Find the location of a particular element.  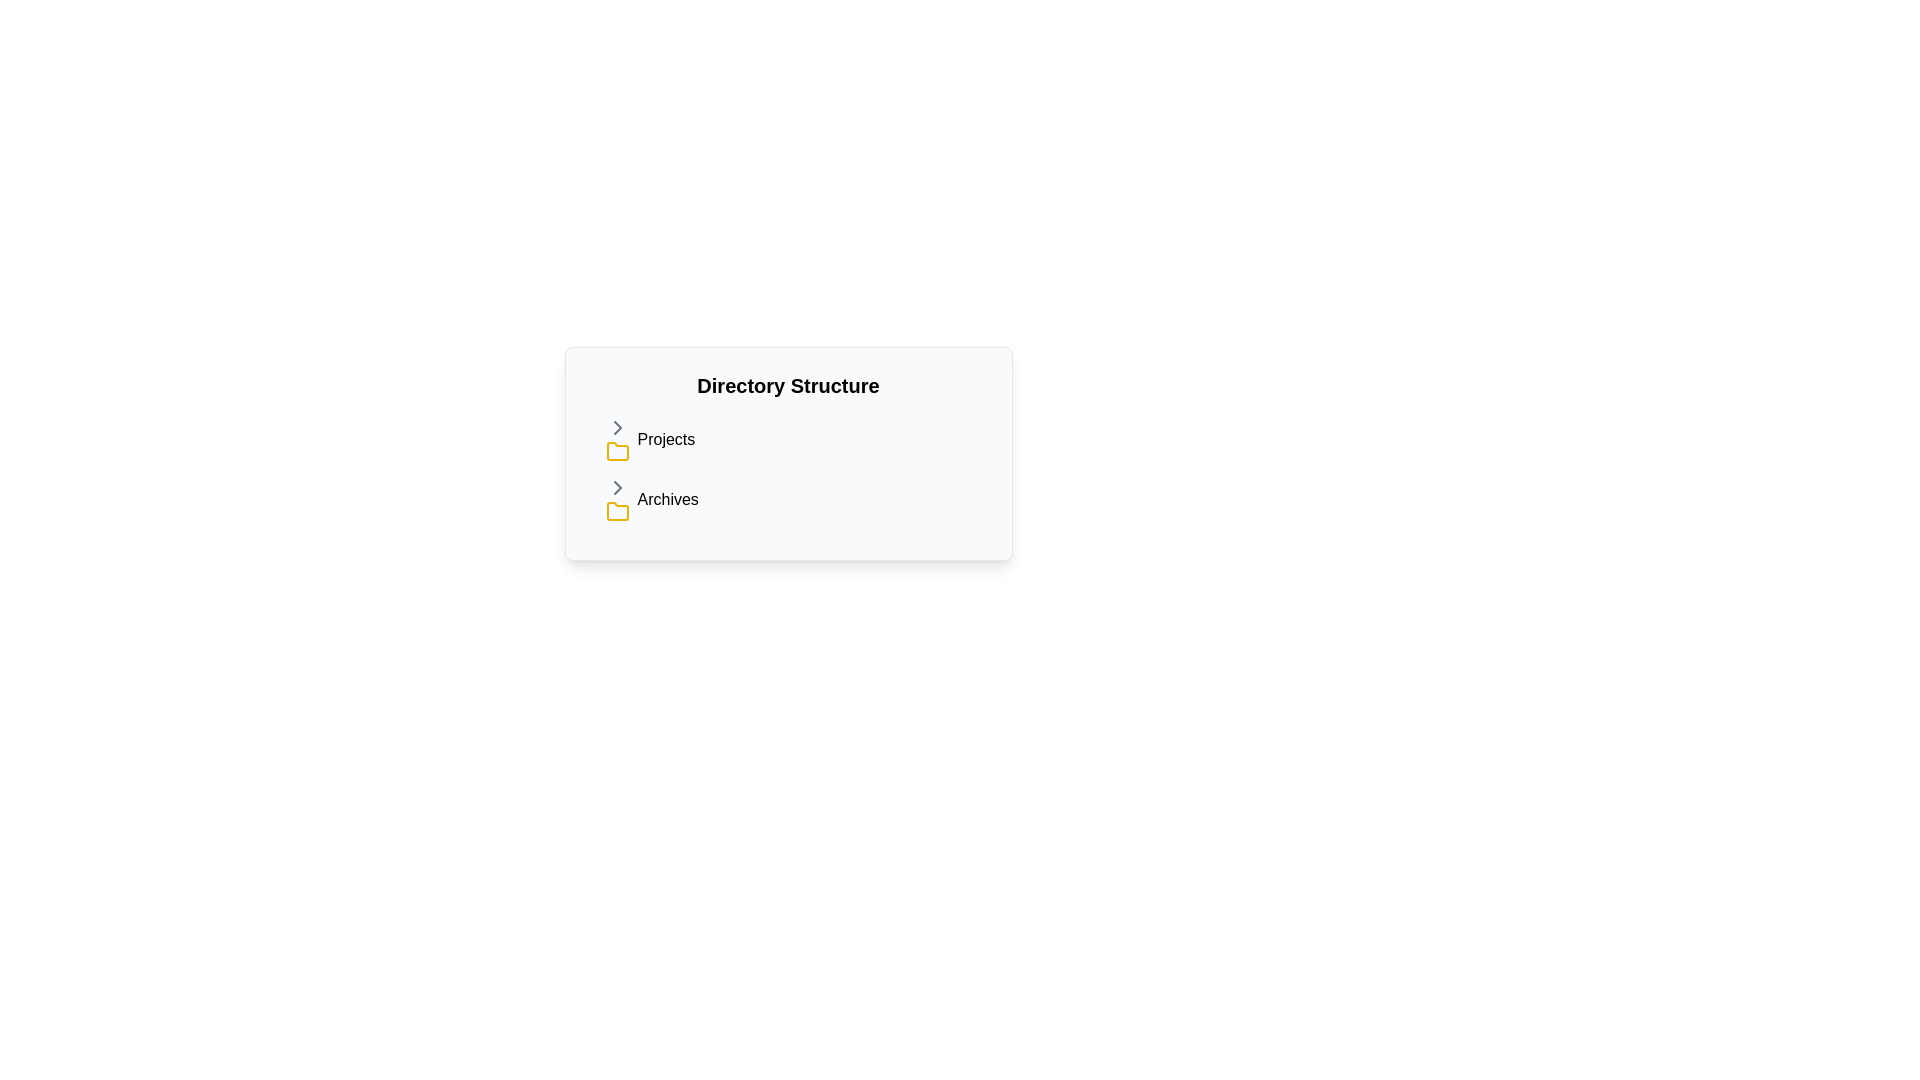

the vibrant yellow folder icon located next to the text 'Archives' in the directory structure is located at coordinates (616, 510).